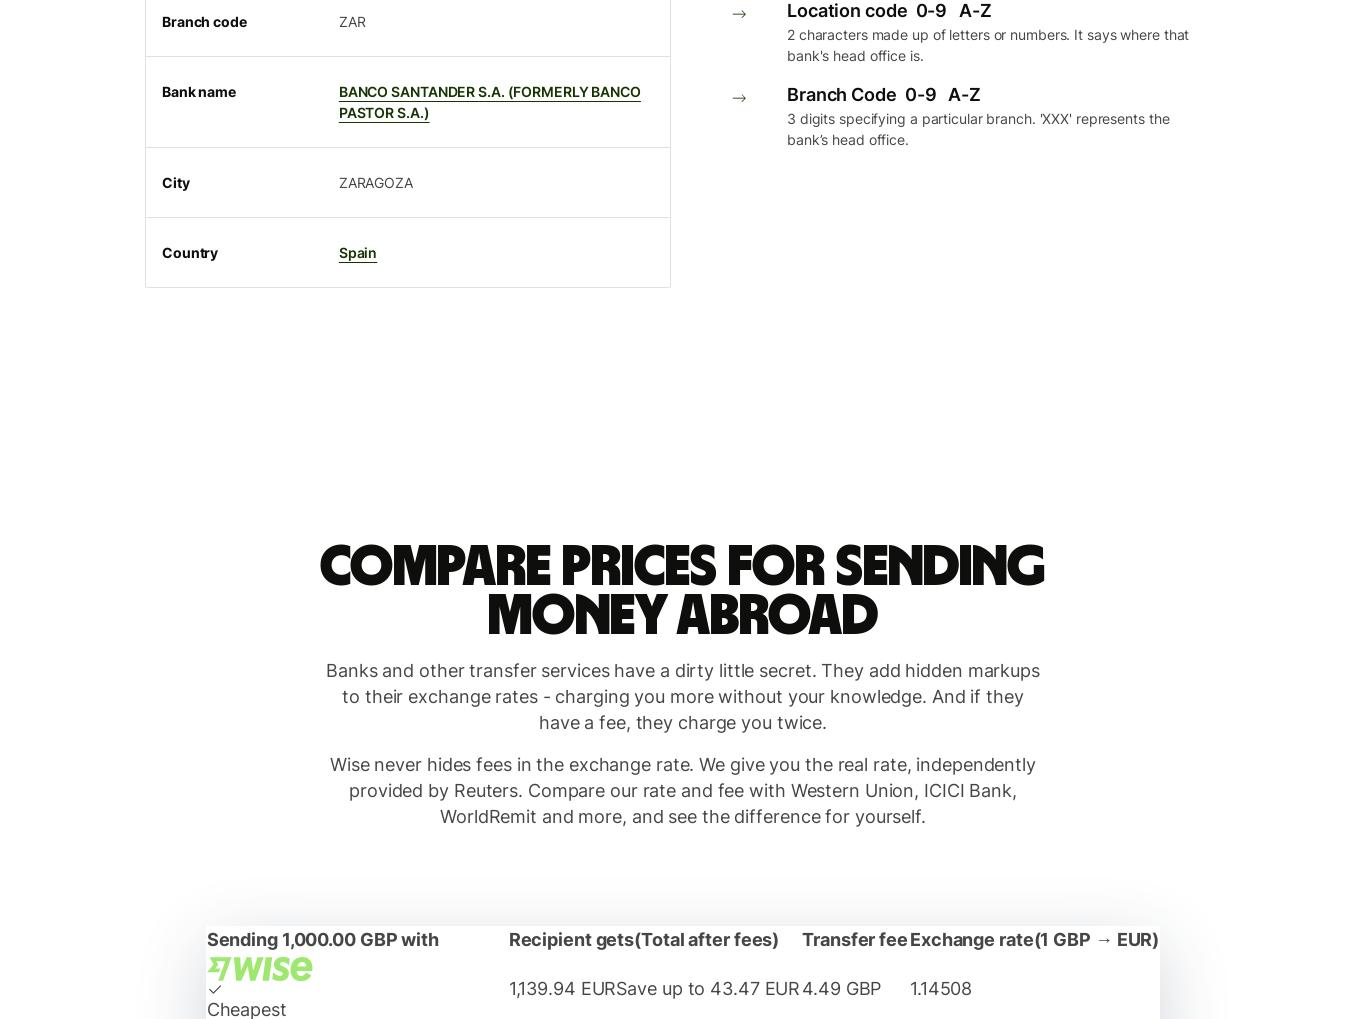 The image size is (1366, 1019). I want to click on 'Compare exchange rates', so click(776, 135).